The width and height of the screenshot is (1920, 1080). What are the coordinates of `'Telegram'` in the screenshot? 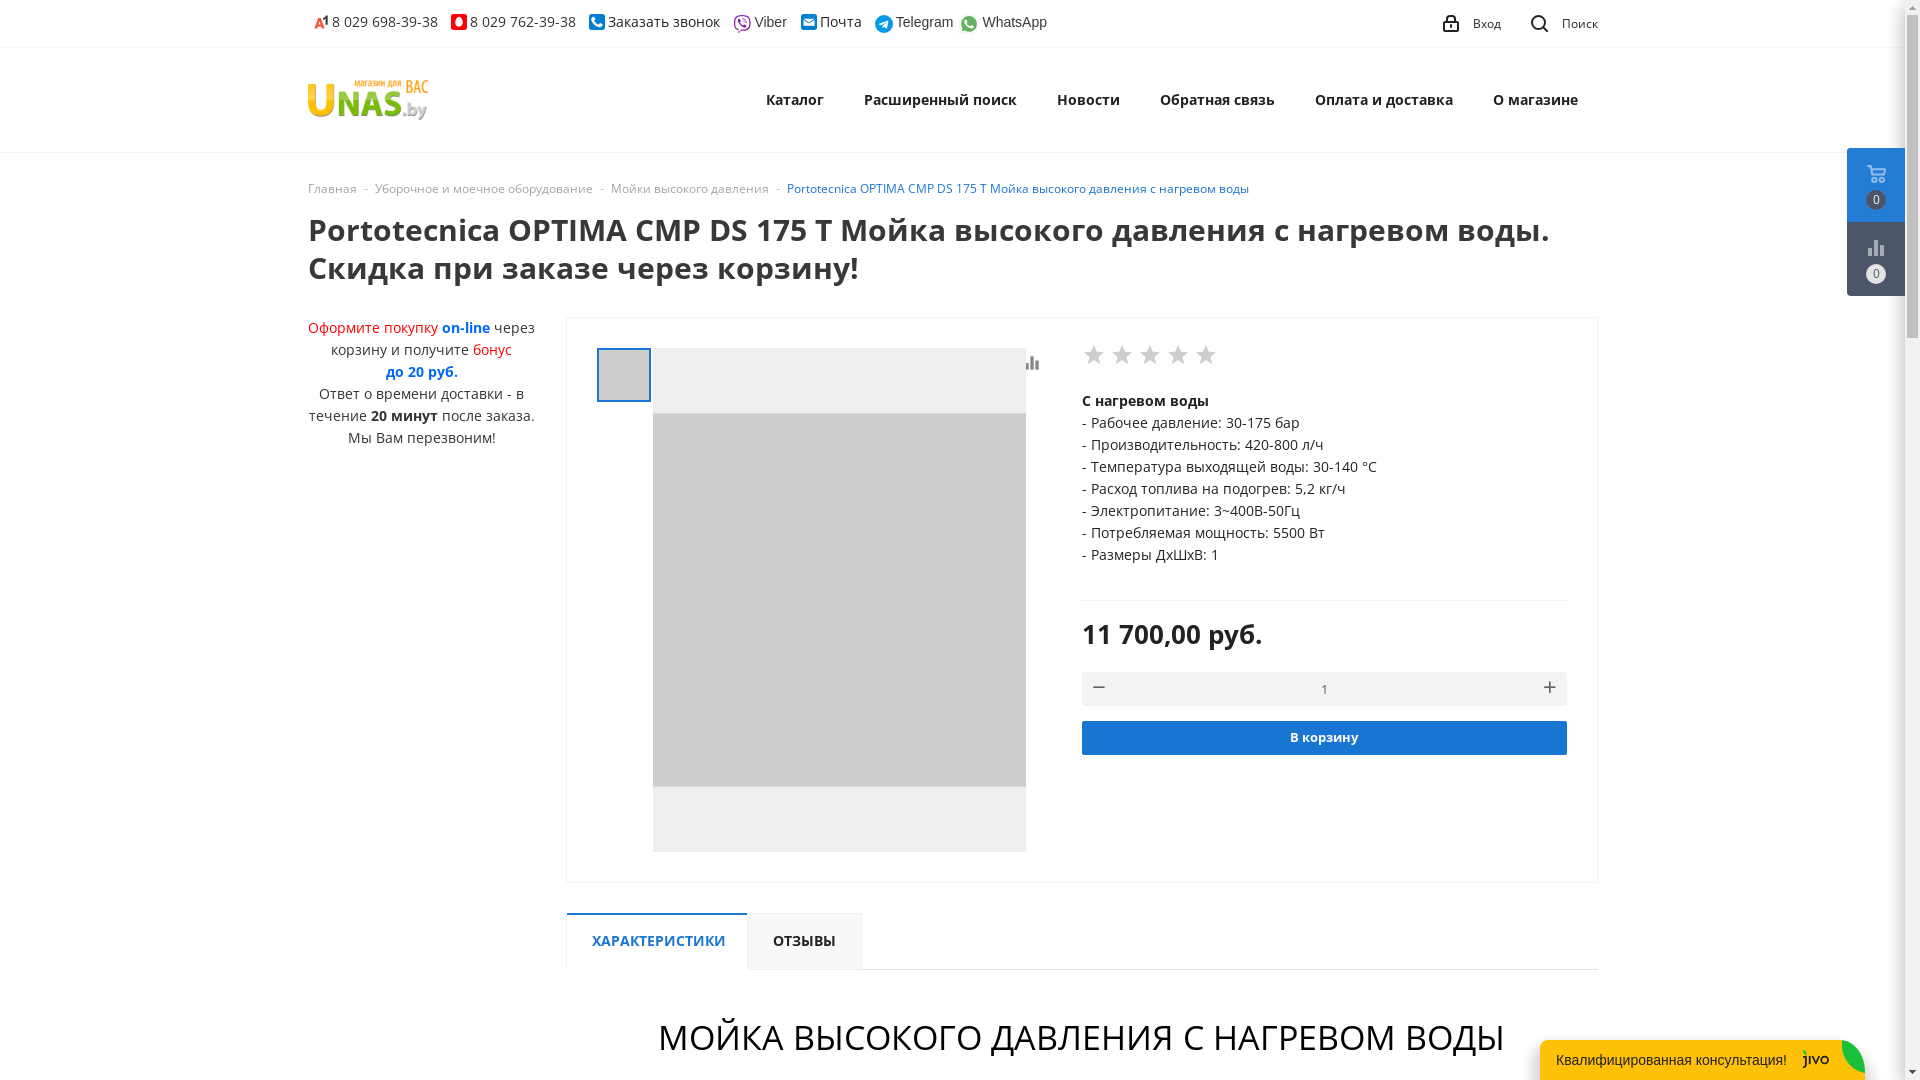 It's located at (874, 22).